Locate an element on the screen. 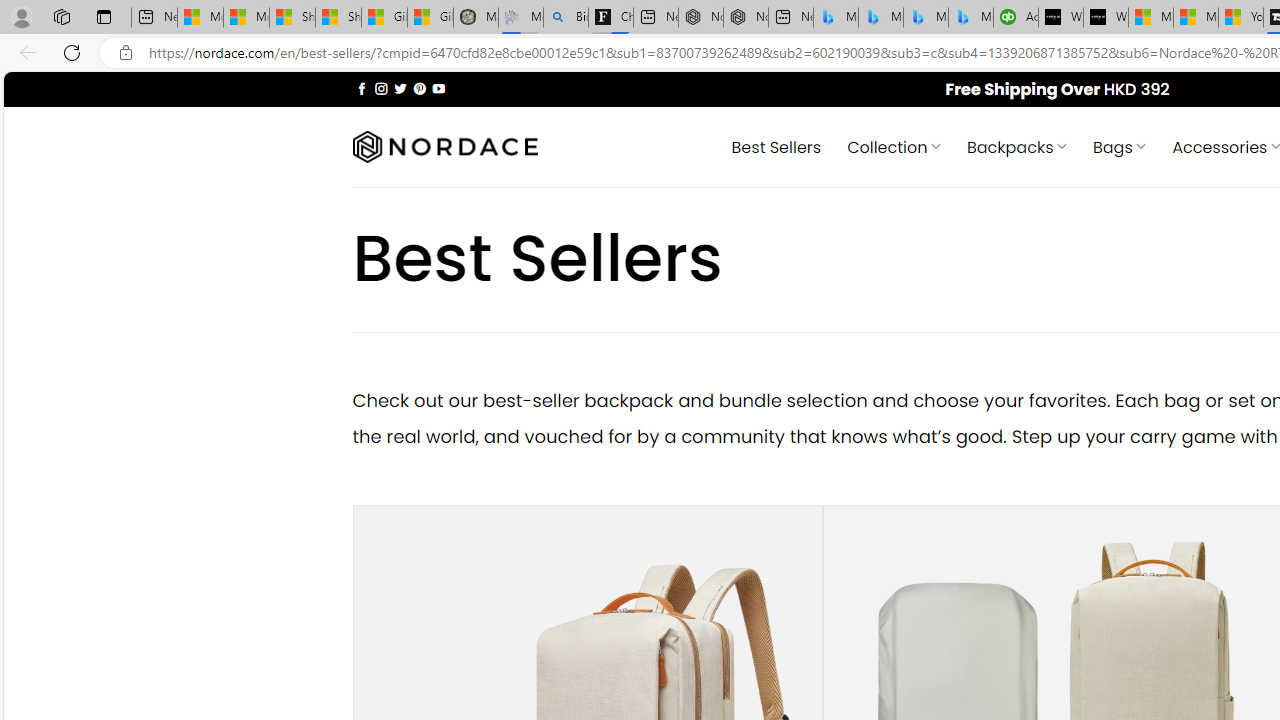 The image size is (1280, 720). 'Chloe Sorvino' is located at coordinates (610, 17).